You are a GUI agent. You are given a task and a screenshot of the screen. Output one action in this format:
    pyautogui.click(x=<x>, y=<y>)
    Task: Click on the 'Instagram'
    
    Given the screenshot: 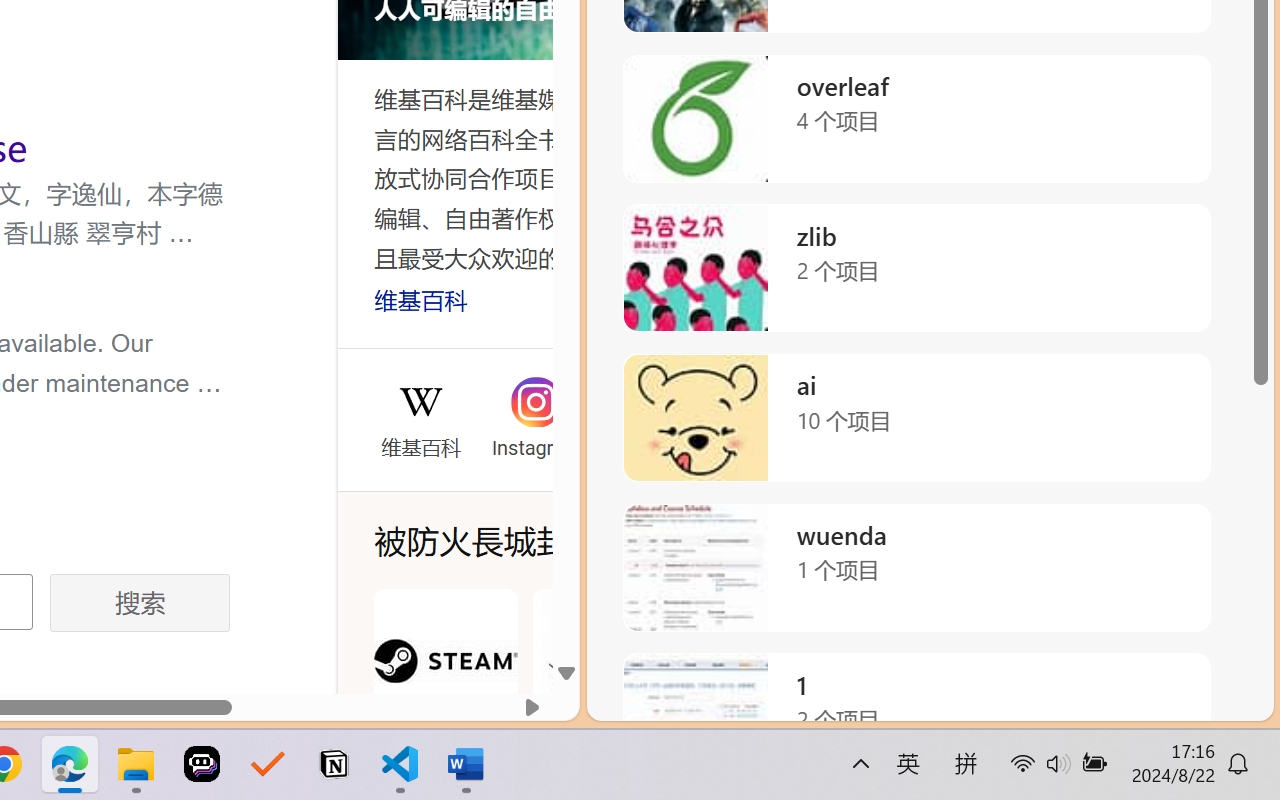 What is the action you would take?
    pyautogui.click(x=535, y=443)
    